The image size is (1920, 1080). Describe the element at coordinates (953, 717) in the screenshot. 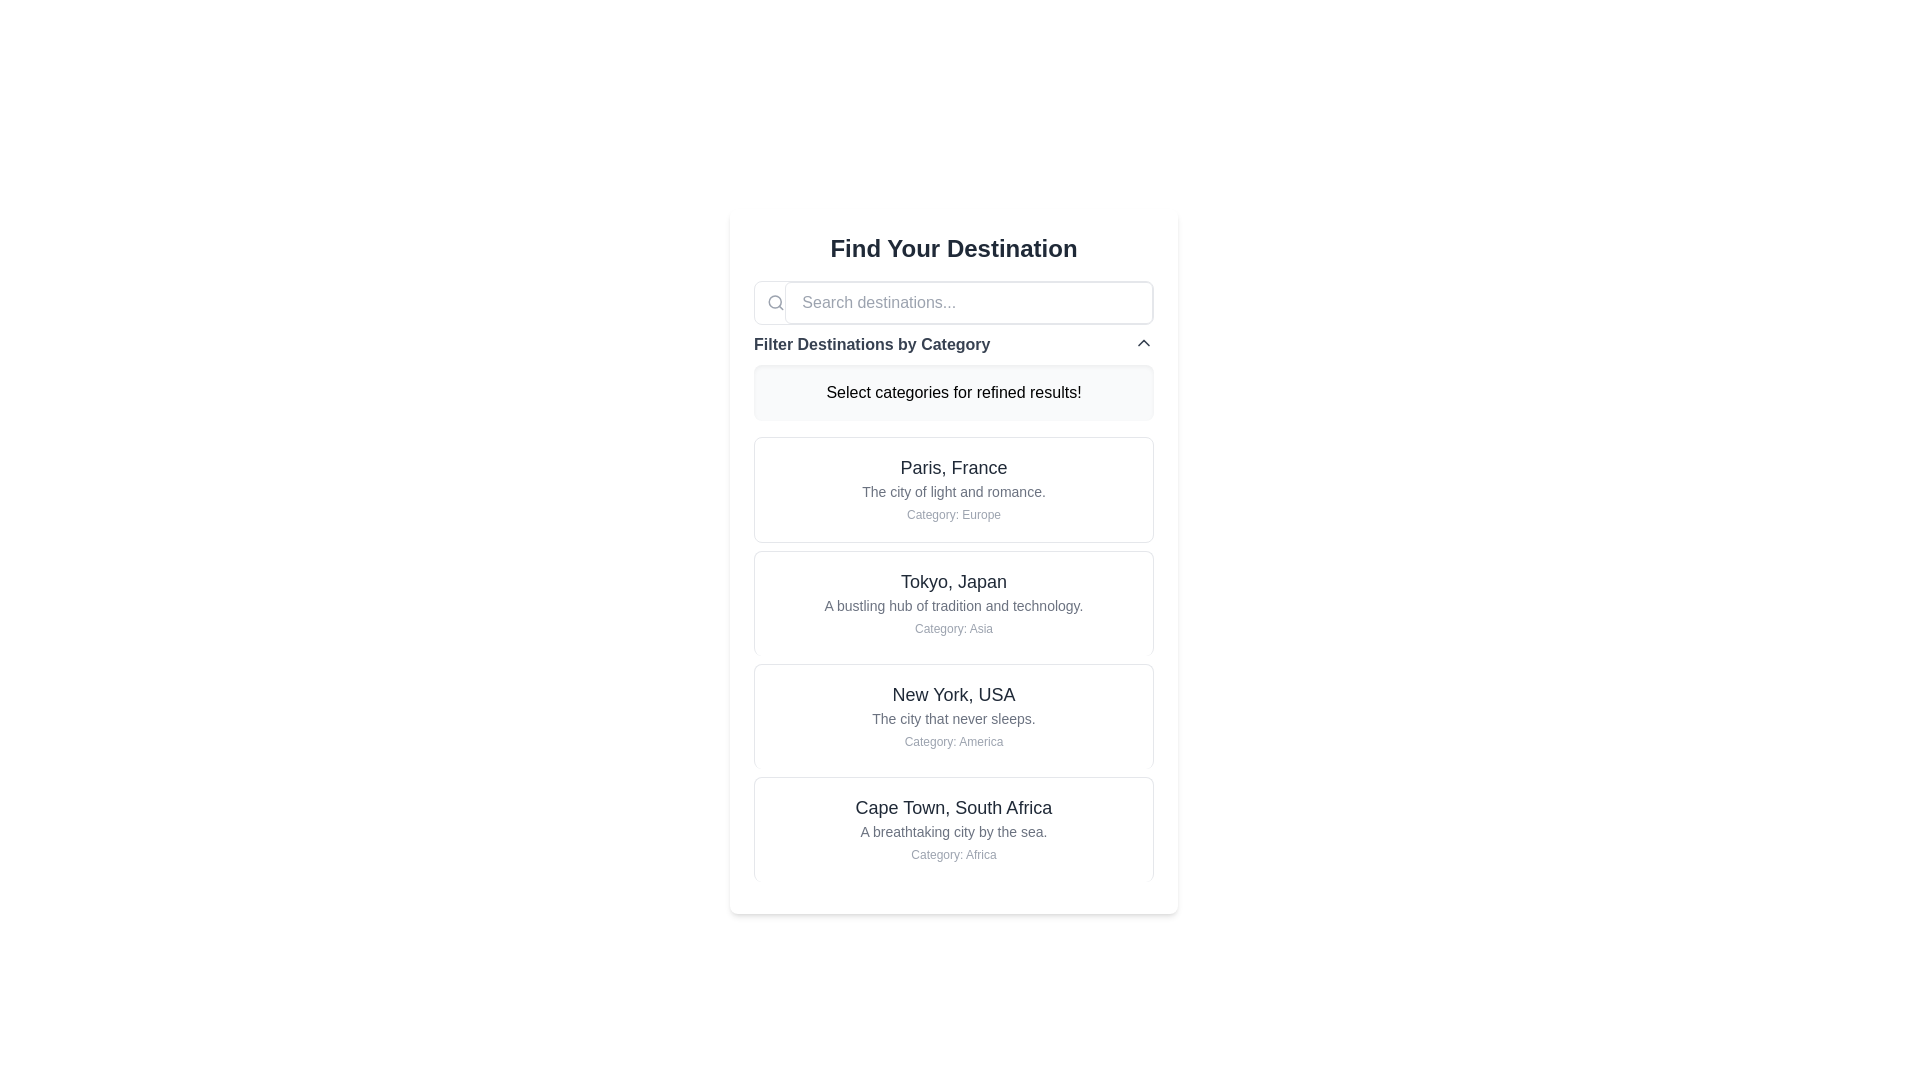

I see `the descriptive subtitle text label that provides additional information about New York, USA, situated below the title 'New York, USA'` at that location.